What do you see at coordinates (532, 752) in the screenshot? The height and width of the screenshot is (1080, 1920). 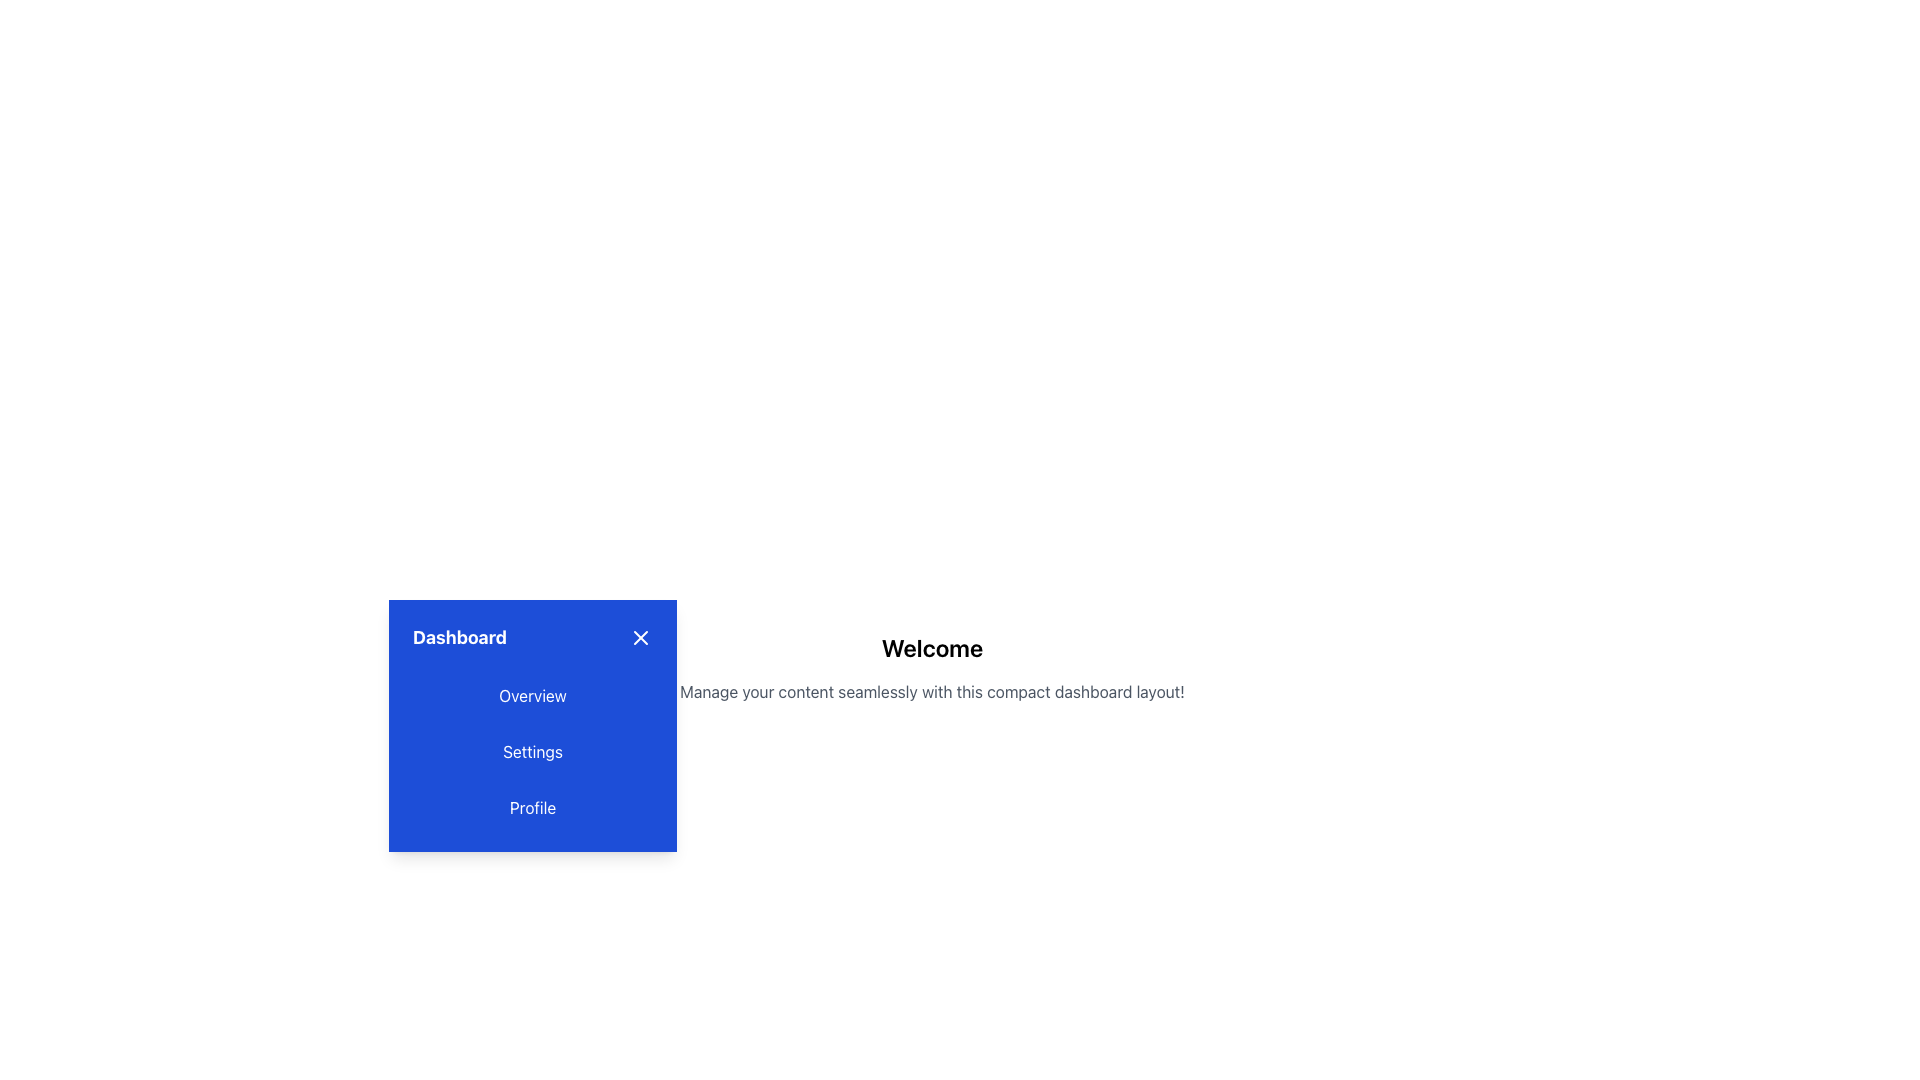 I see `the 'Settings' hyperlink menu item, which is the second item in the blue sidebar menu` at bounding box center [532, 752].